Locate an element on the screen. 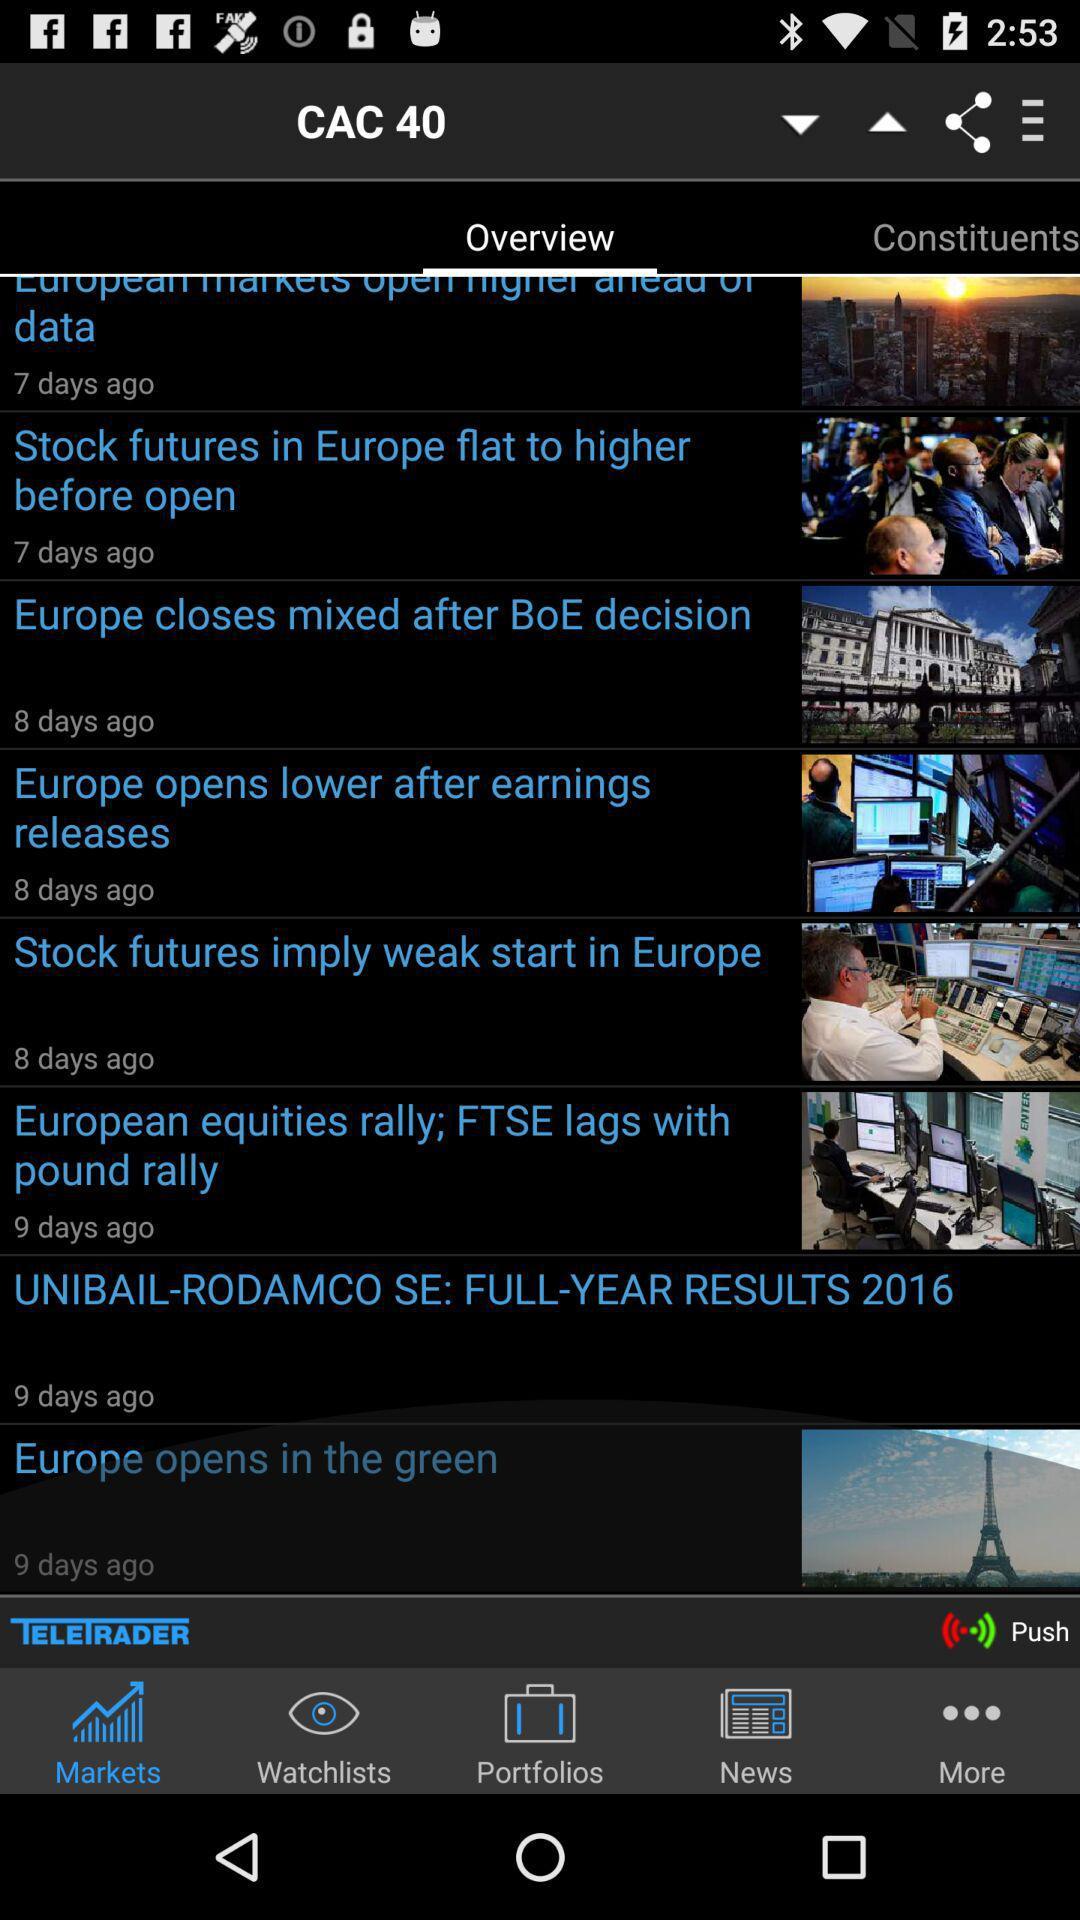 The width and height of the screenshot is (1080, 1920). the european markets open icon is located at coordinates (400, 318).